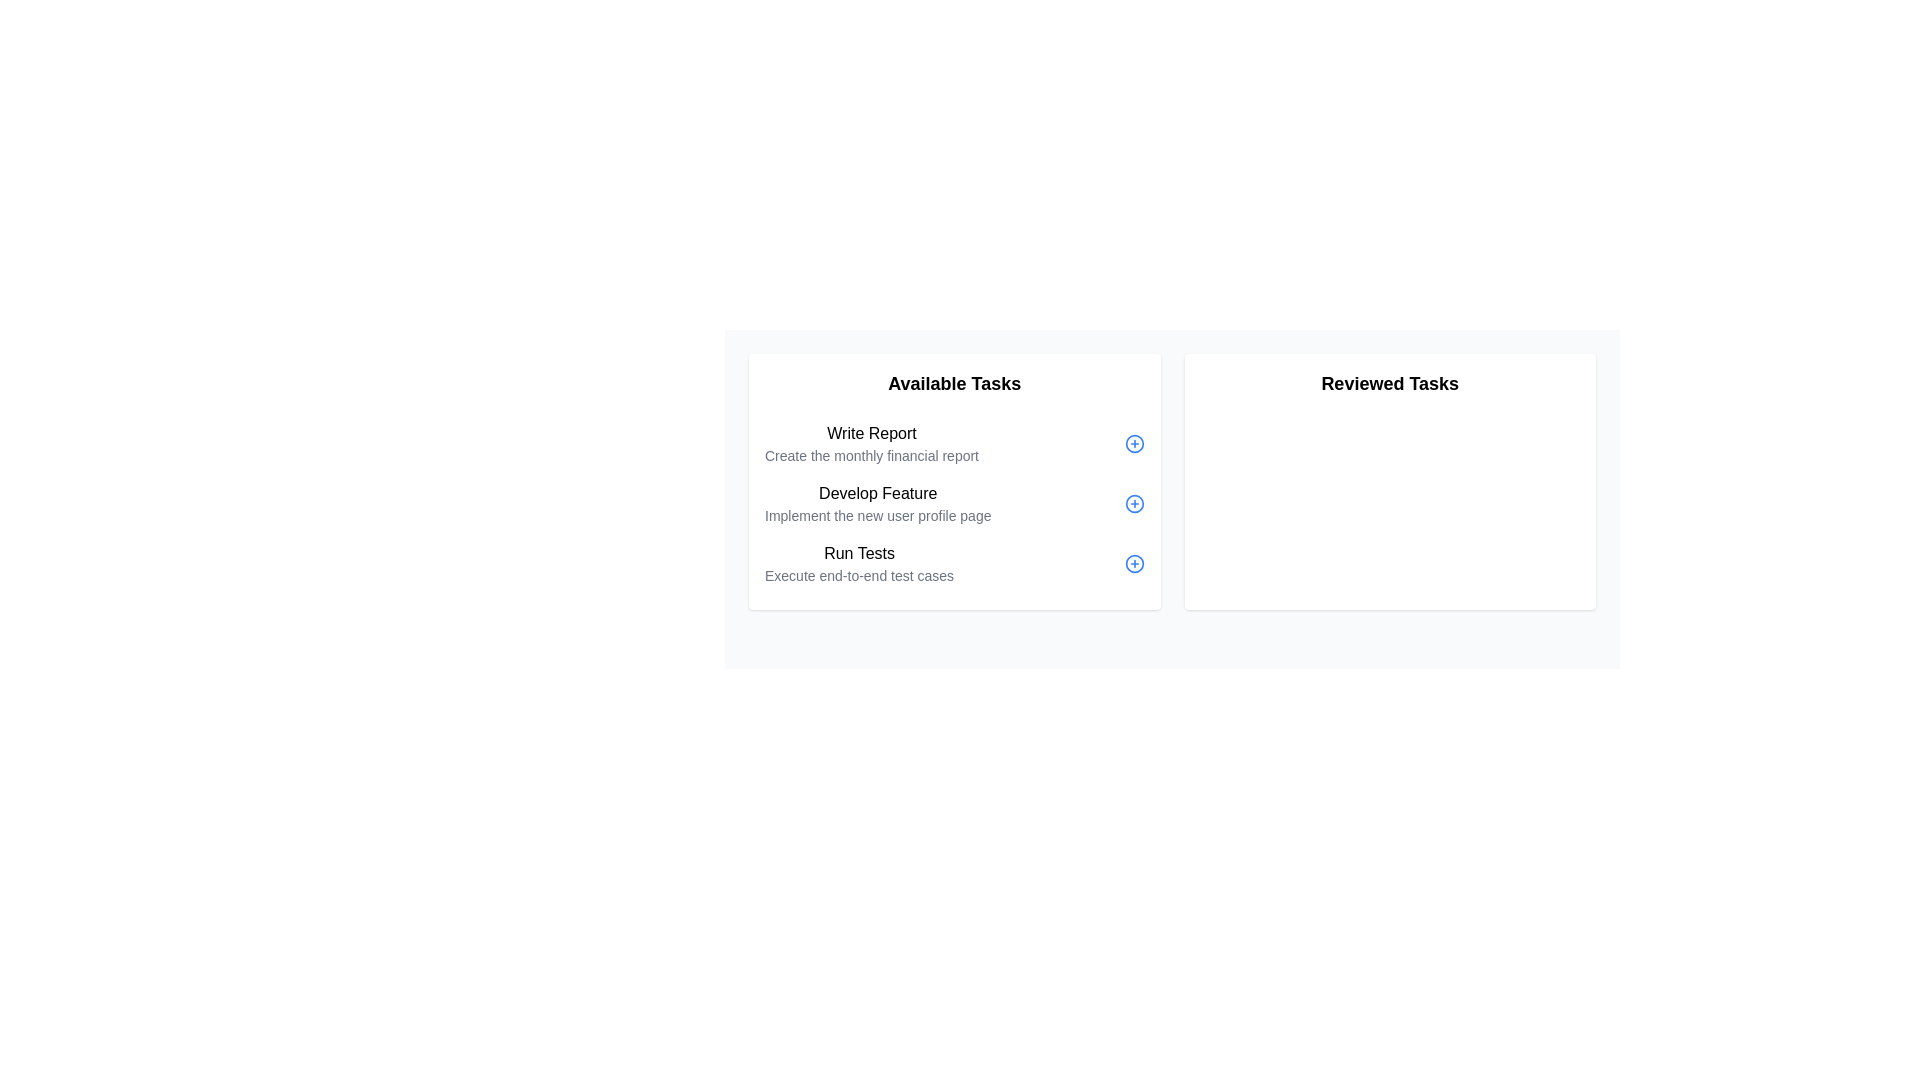  What do you see at coordinates (1134, 503) in the screenshot?
I see `the circular graphical component that serves as an action marker for the 'Develop Feature' task, located below the 'Write Report' task and above the 'Run Tests' option in the 'Available Tasks' section` at bounding box center [1134, 503].